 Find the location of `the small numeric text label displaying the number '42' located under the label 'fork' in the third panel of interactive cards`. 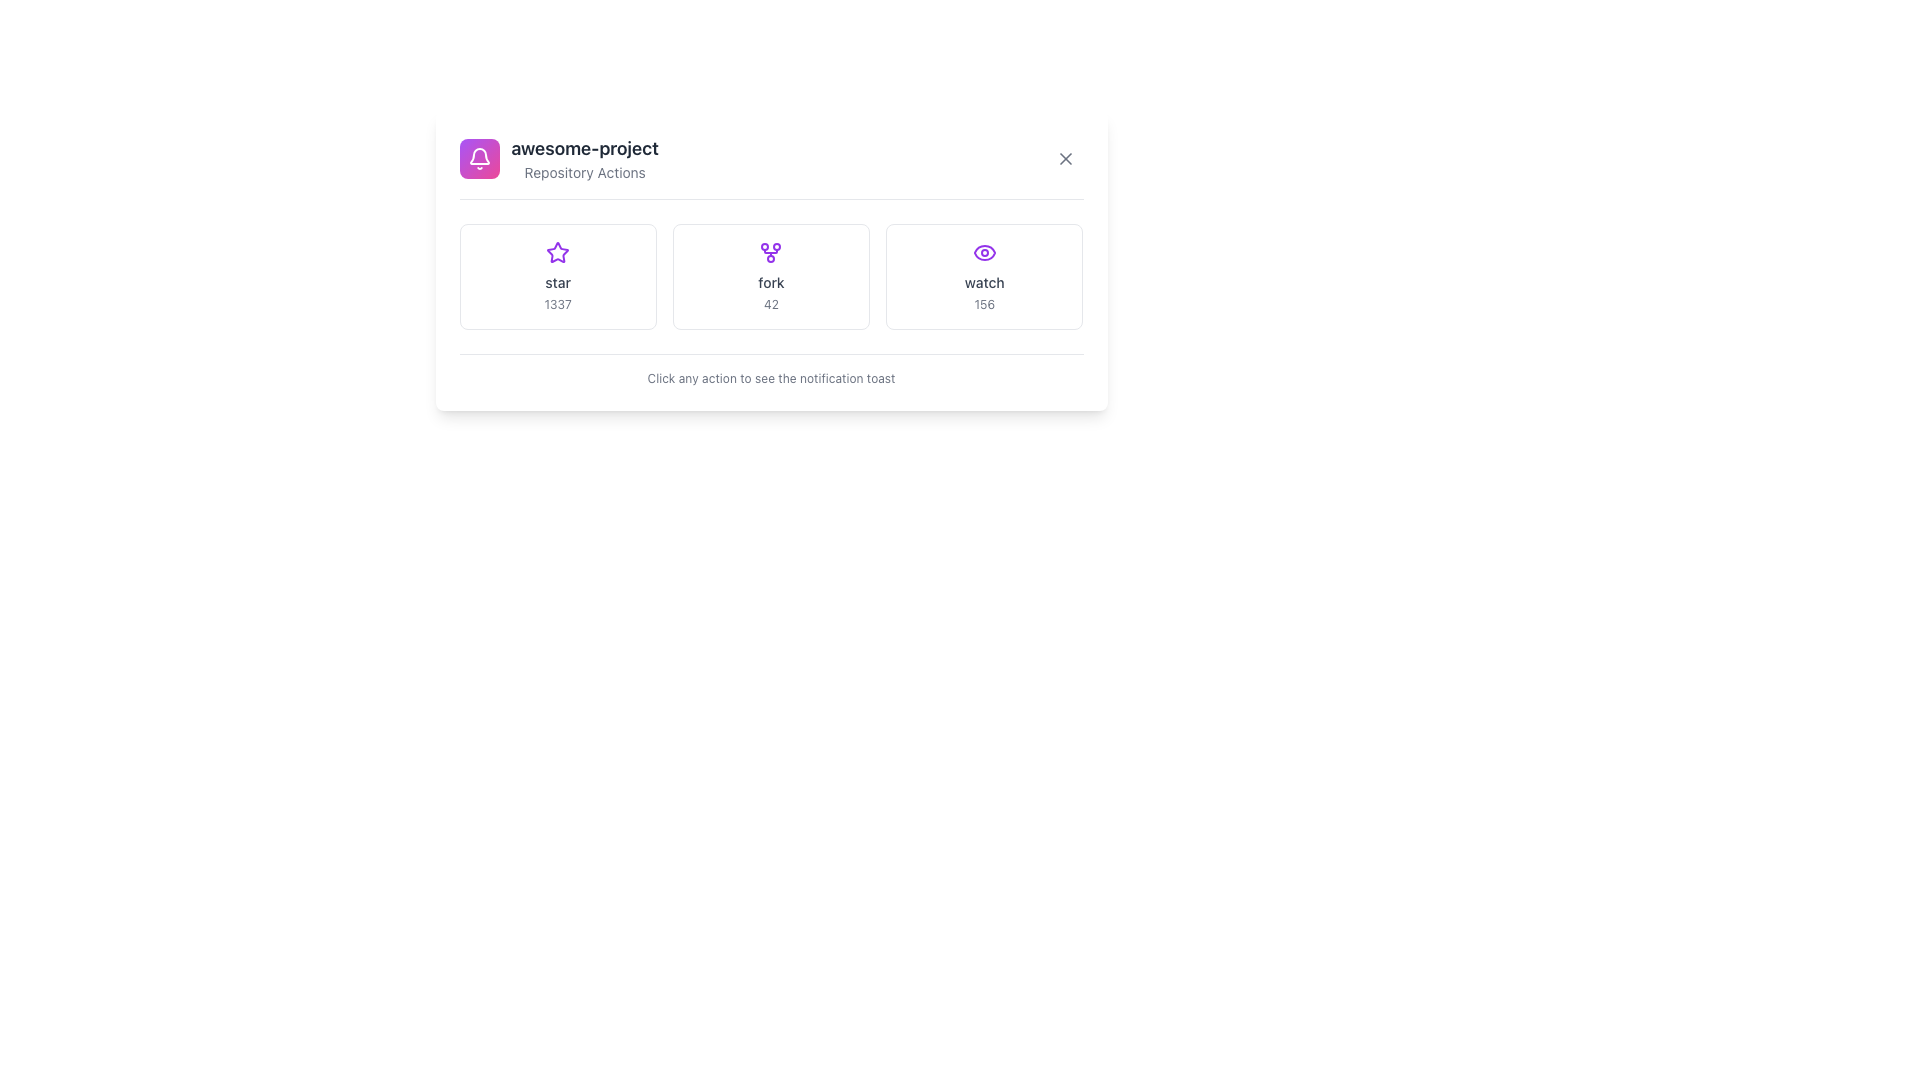

the small numeric text label displaying the number '42' located under the label 'fork' in the third panel of interactive cards is located at coordinates (770, 304).